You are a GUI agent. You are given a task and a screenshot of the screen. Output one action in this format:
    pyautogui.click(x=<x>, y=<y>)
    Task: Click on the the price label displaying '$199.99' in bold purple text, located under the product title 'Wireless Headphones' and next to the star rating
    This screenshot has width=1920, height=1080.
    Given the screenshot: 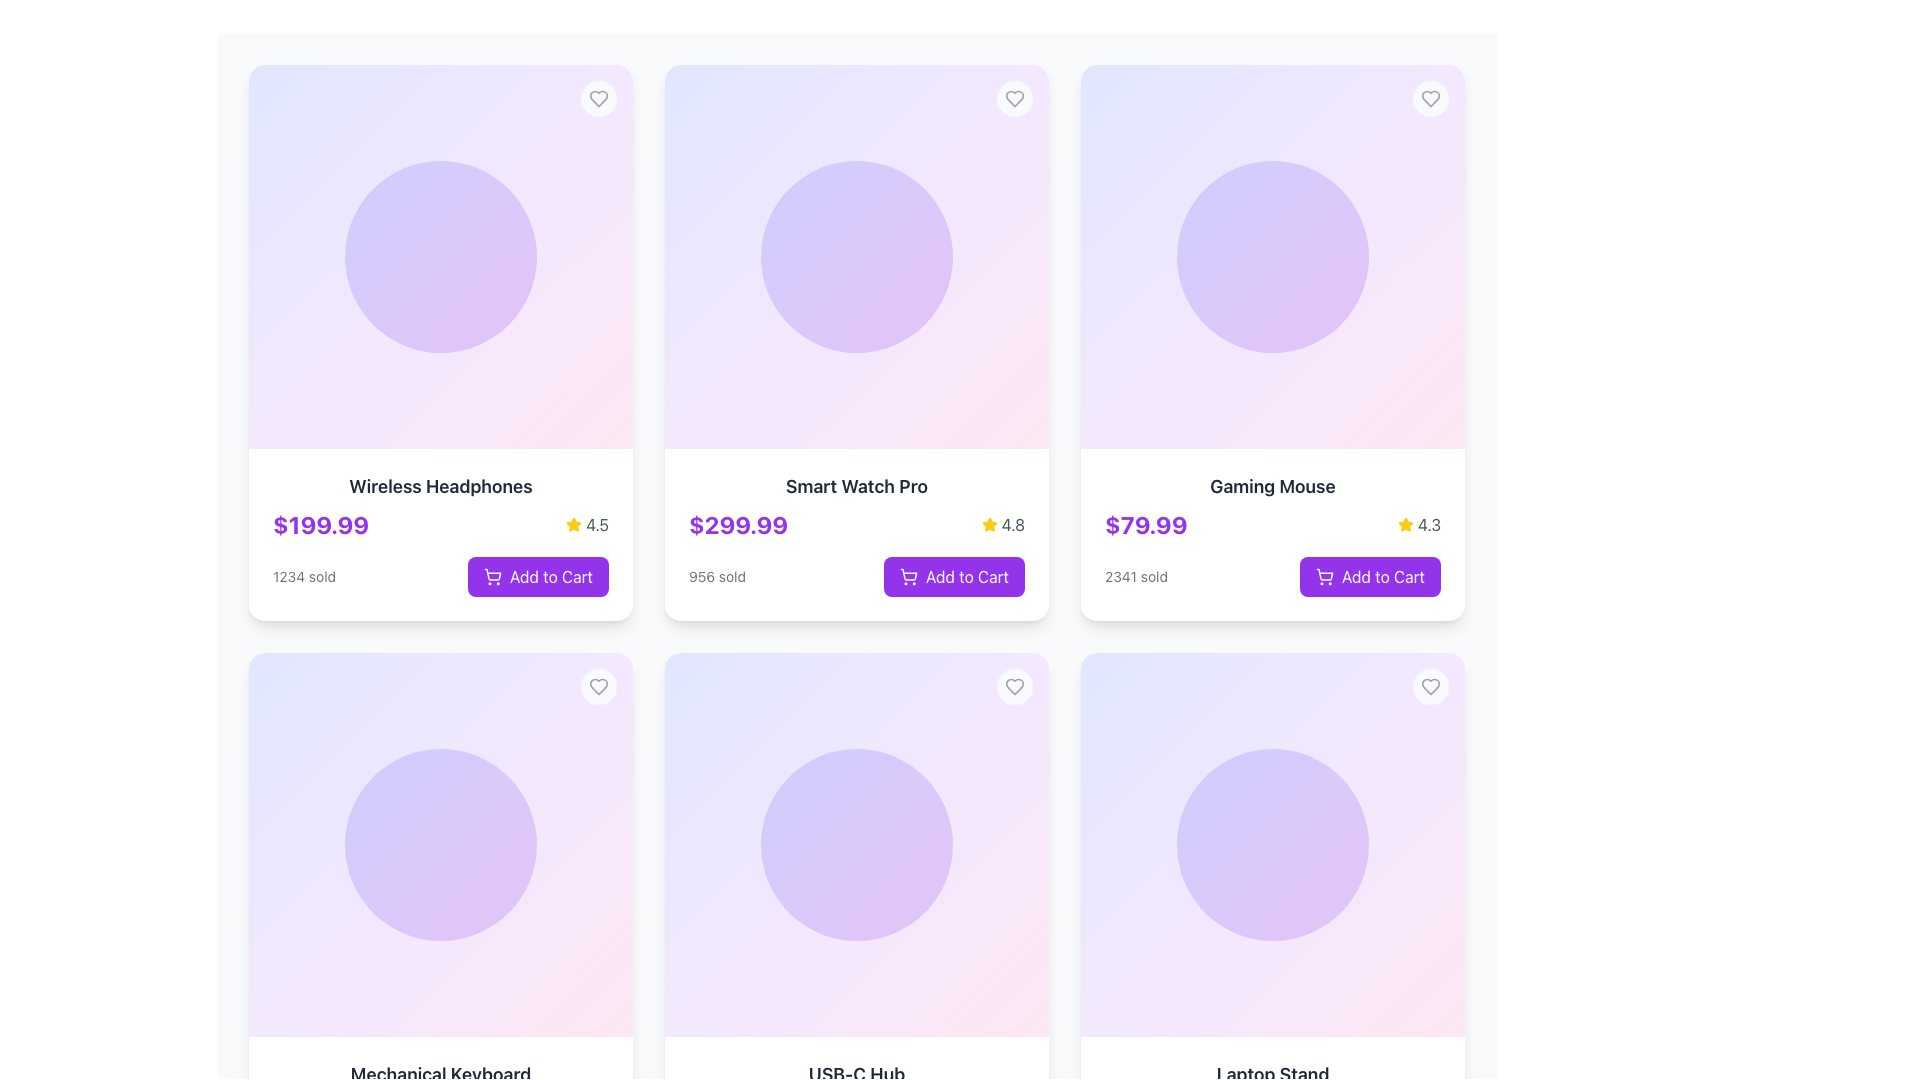 What is the action you would take?
    pyautogui.click(x=321, y=523)
    